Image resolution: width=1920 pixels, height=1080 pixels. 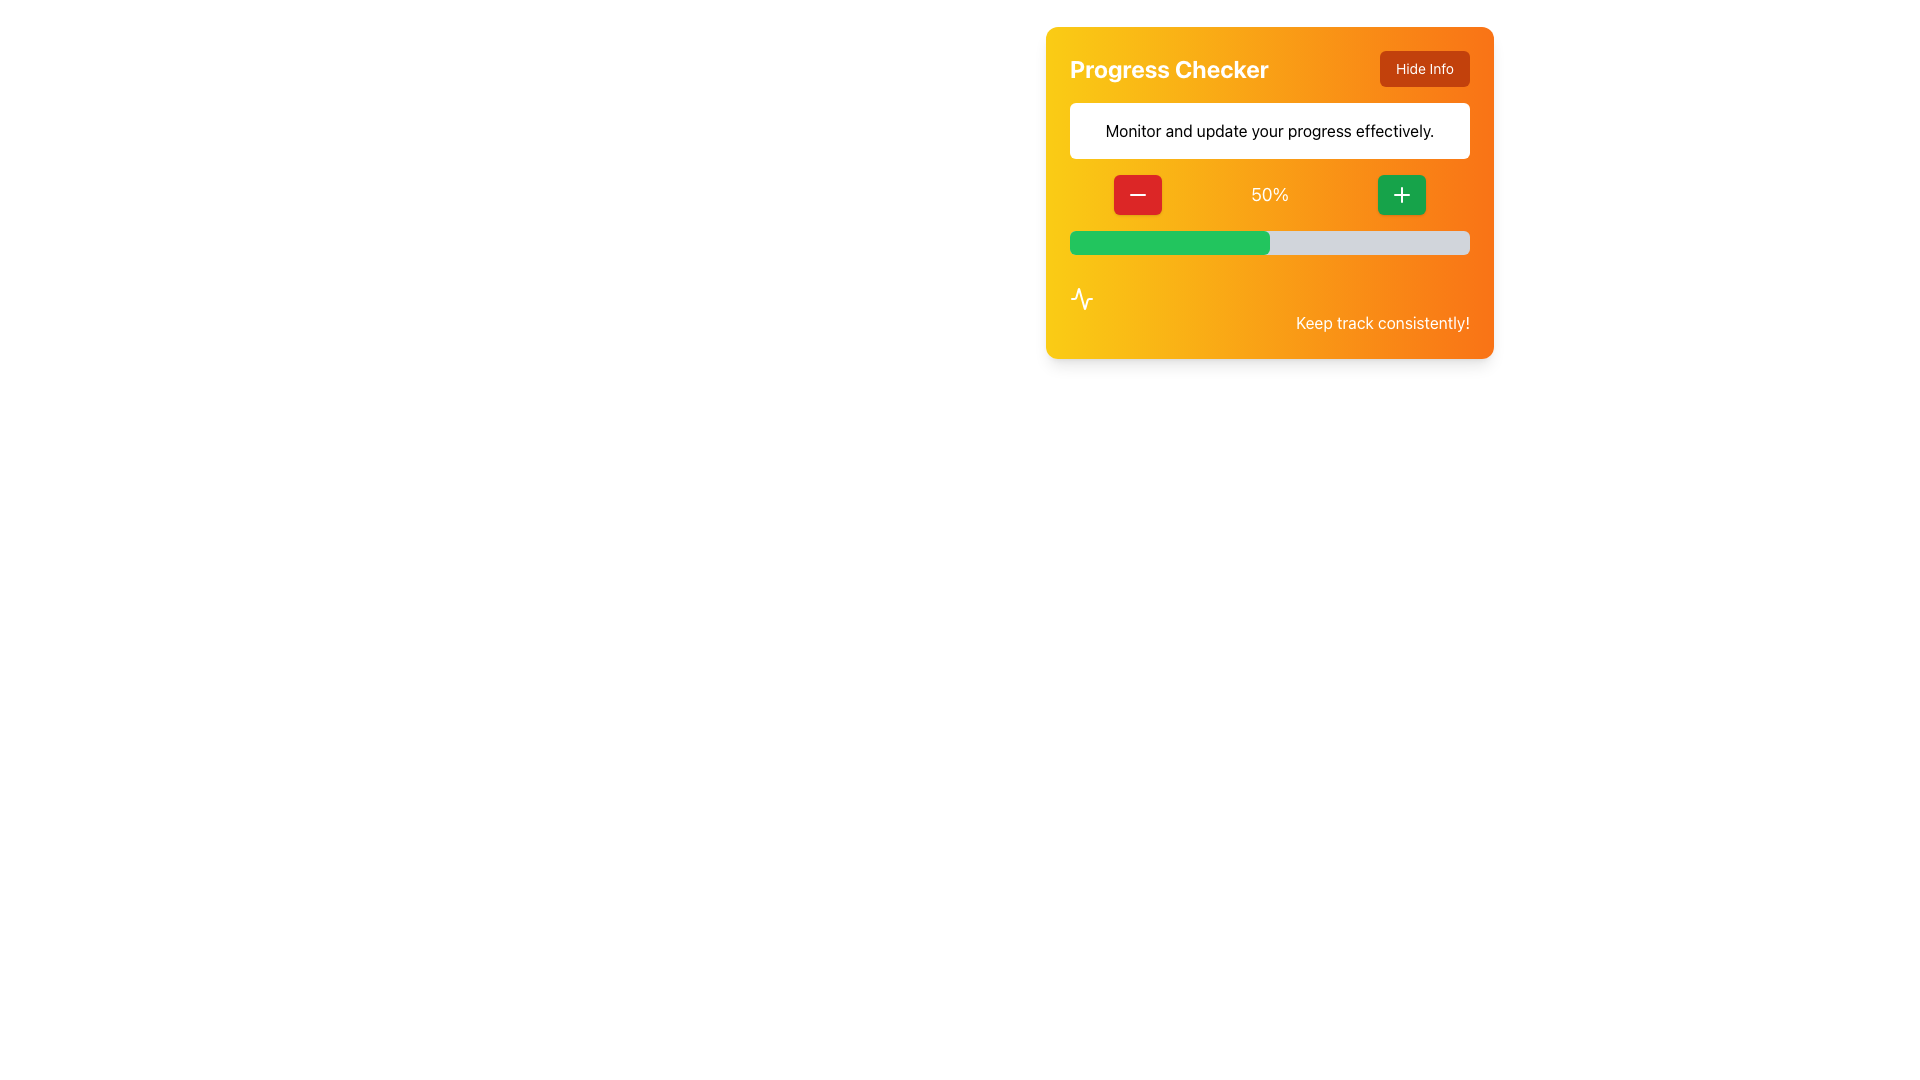 I want to click on the static text label located at the bottom-right corner of the widget, which serves as an informative label beneath the horizontal progress bar, so click(x=1381, y=322).